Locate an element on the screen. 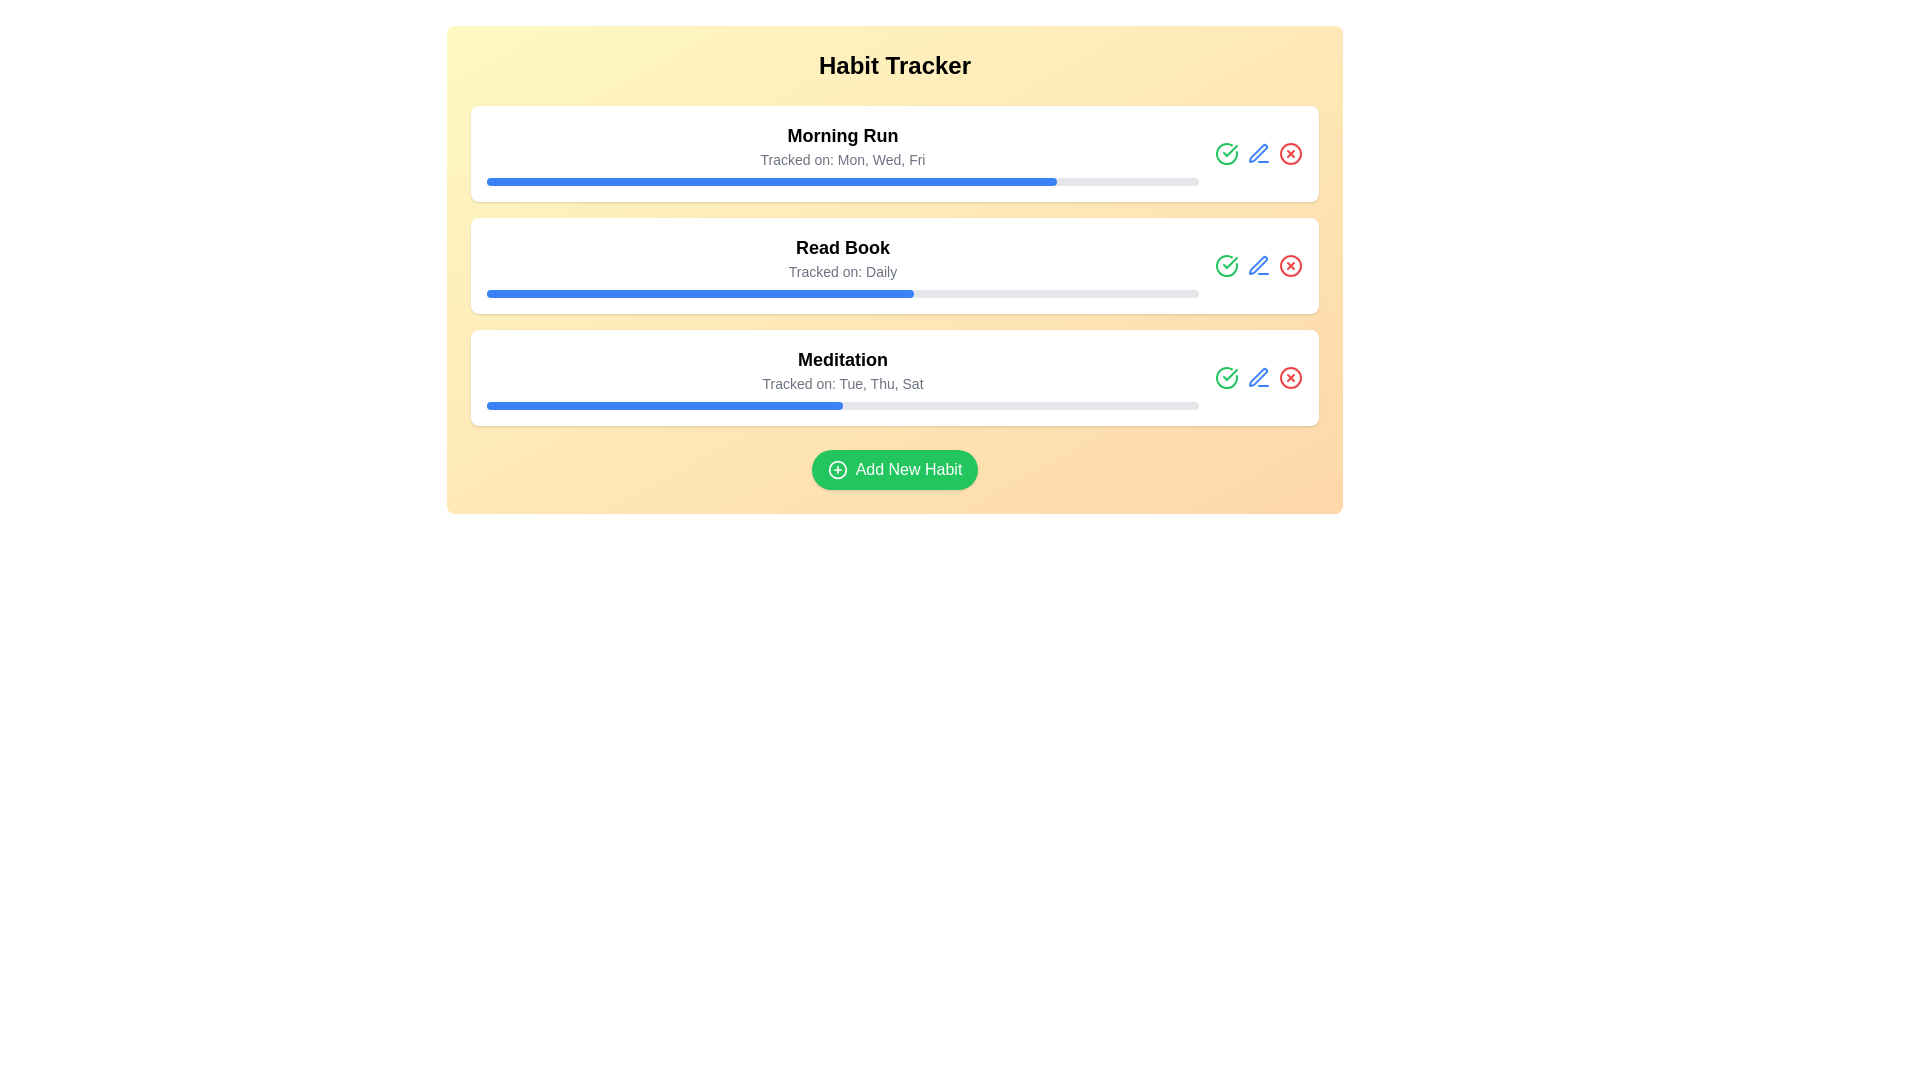 This screenshot has height=1080, width=1920. the text label that serves as the heading for the habit 'Morning Run', which is the first element in the habit list and located in the top-left portion of the interface is located at coordinates (843, 135).